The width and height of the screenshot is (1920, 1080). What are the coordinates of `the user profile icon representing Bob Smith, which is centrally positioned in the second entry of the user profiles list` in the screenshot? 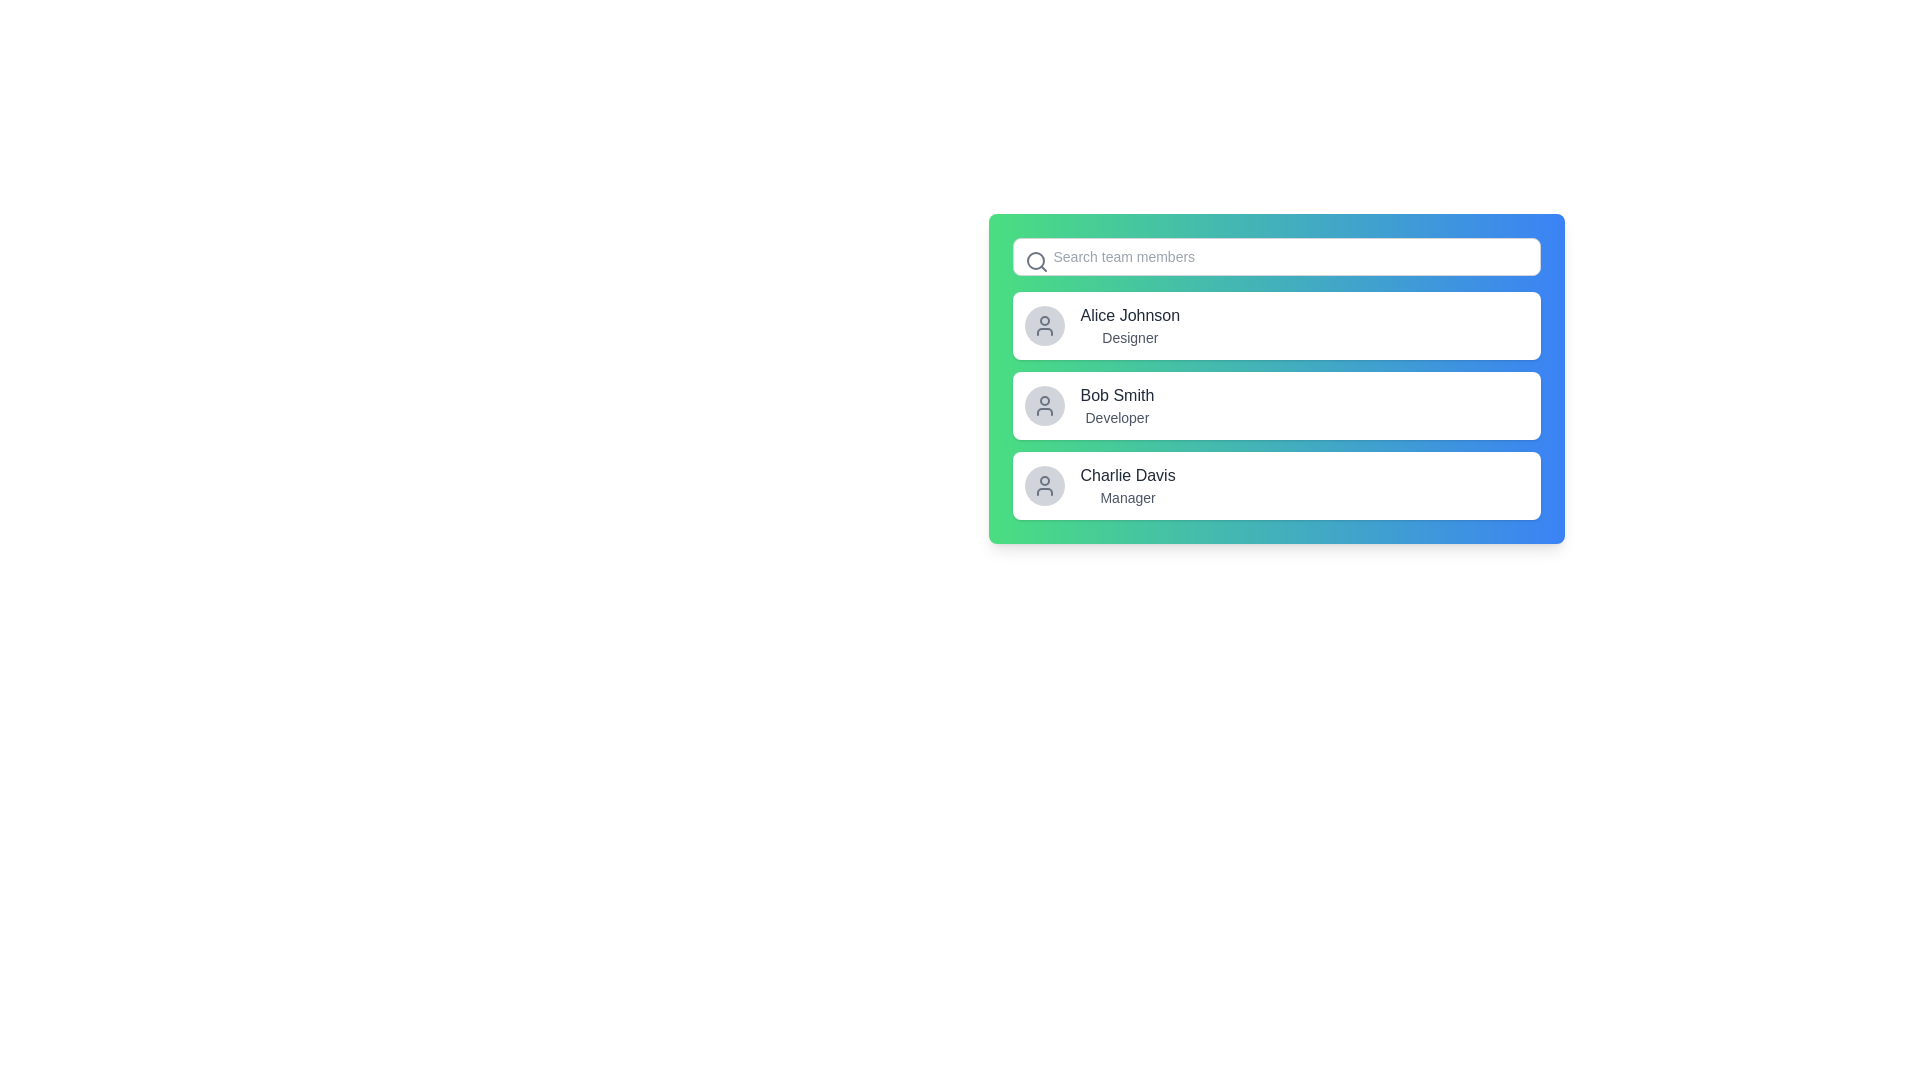 It's located at (1043, 405).